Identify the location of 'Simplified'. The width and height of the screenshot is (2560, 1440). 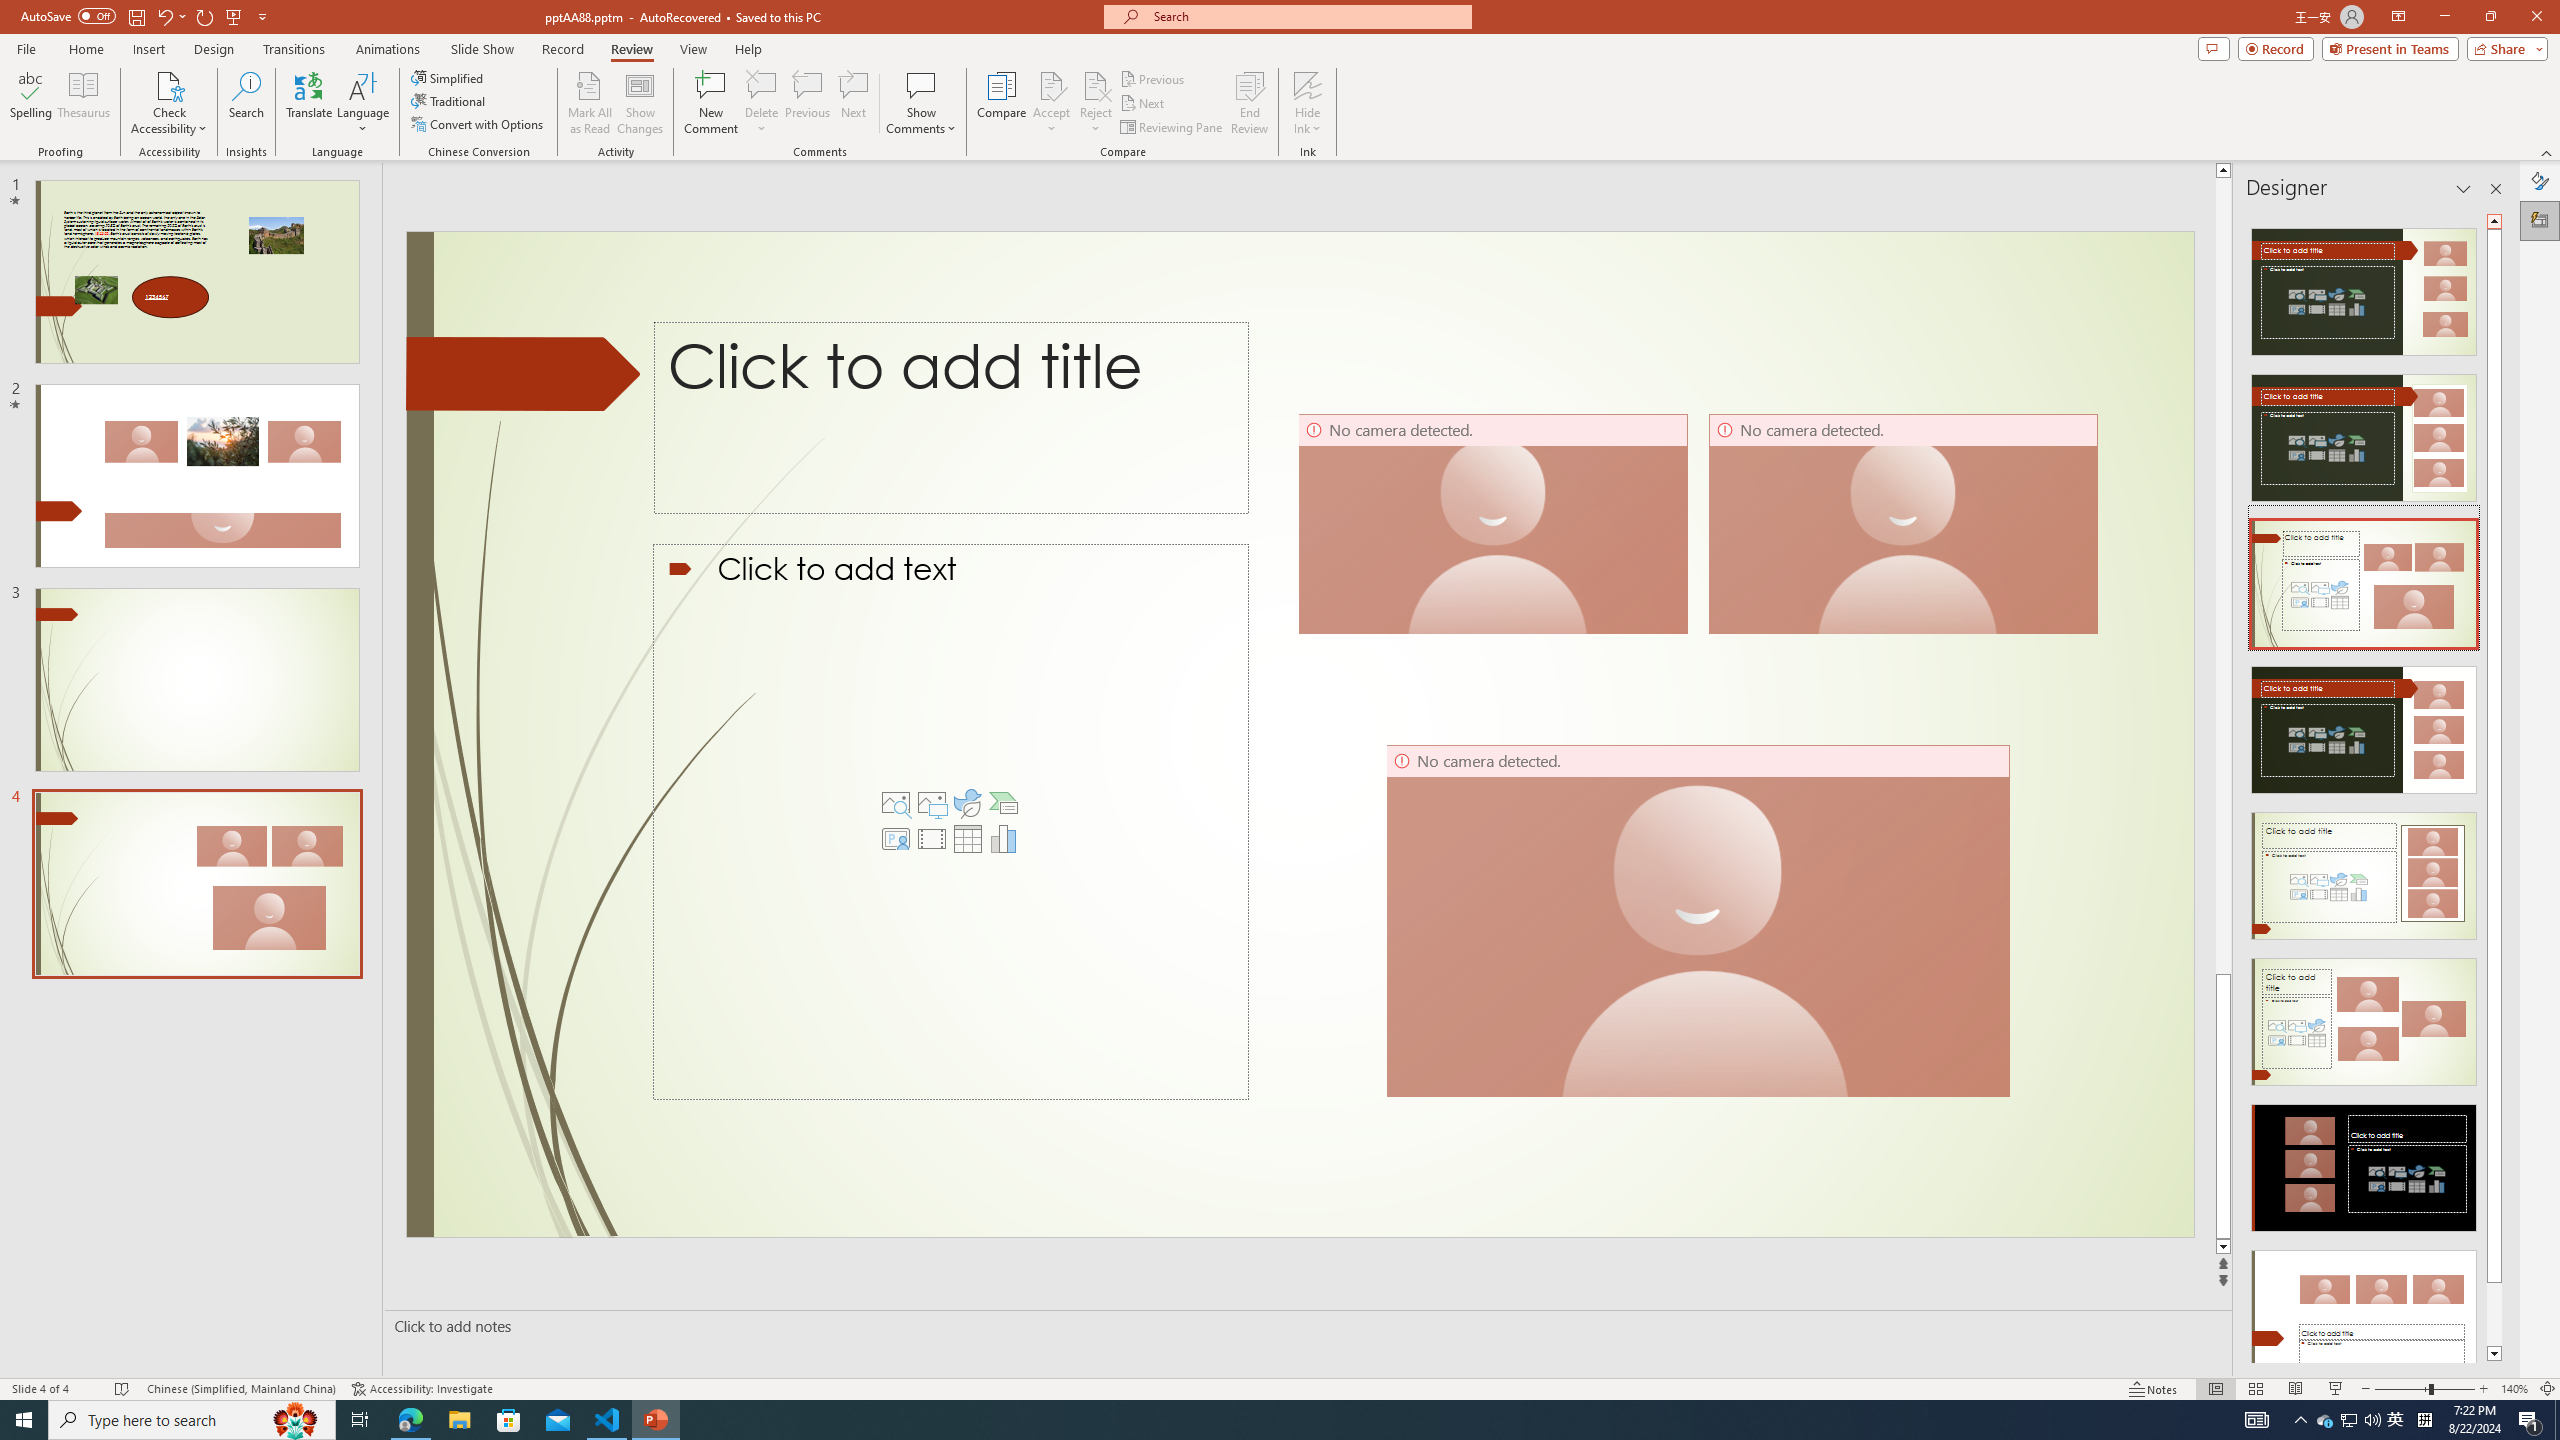
(448, 77).